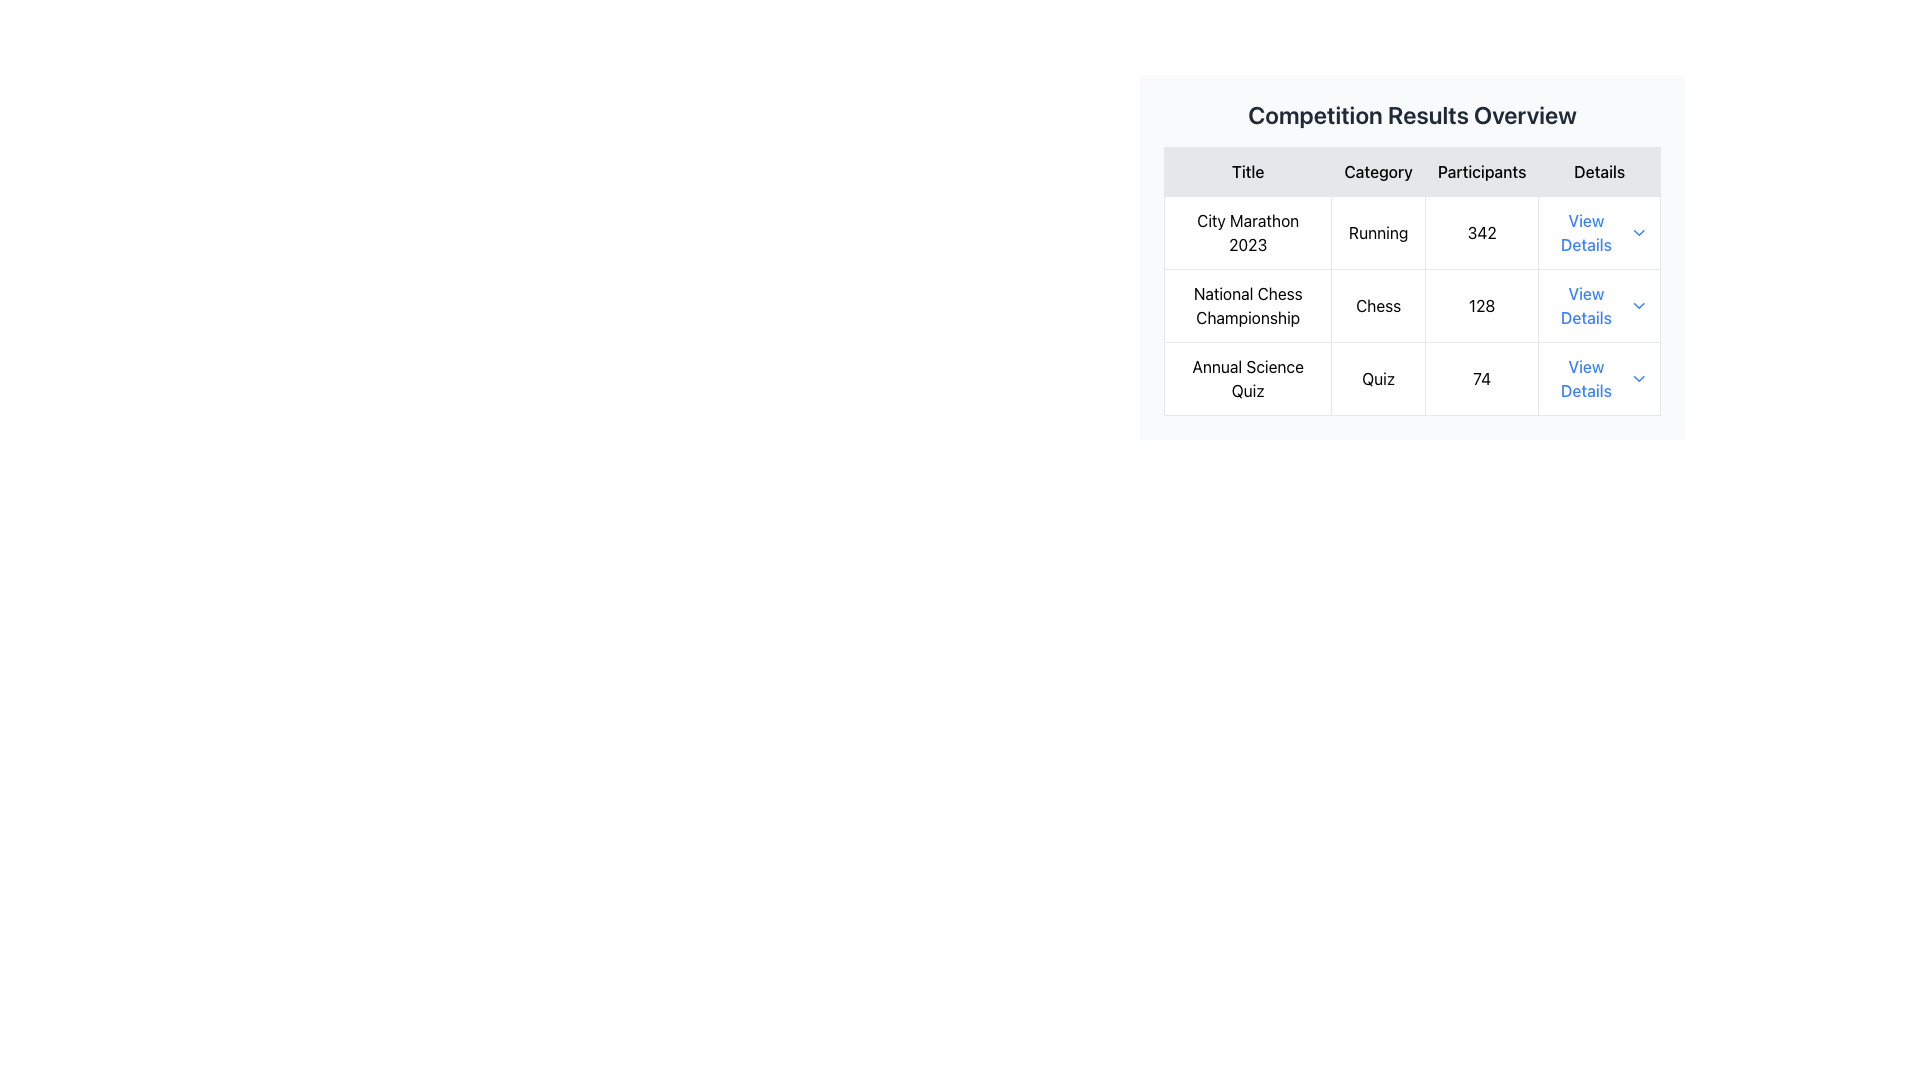 The width and height of the screenshot is (1920, 1080). Describe the element at coordinates (1482, 378) in the screenshot. I see `the bold, black number '74' displayed in the 'Participants' column under the 'Annual Science Quiz' row` at that location.